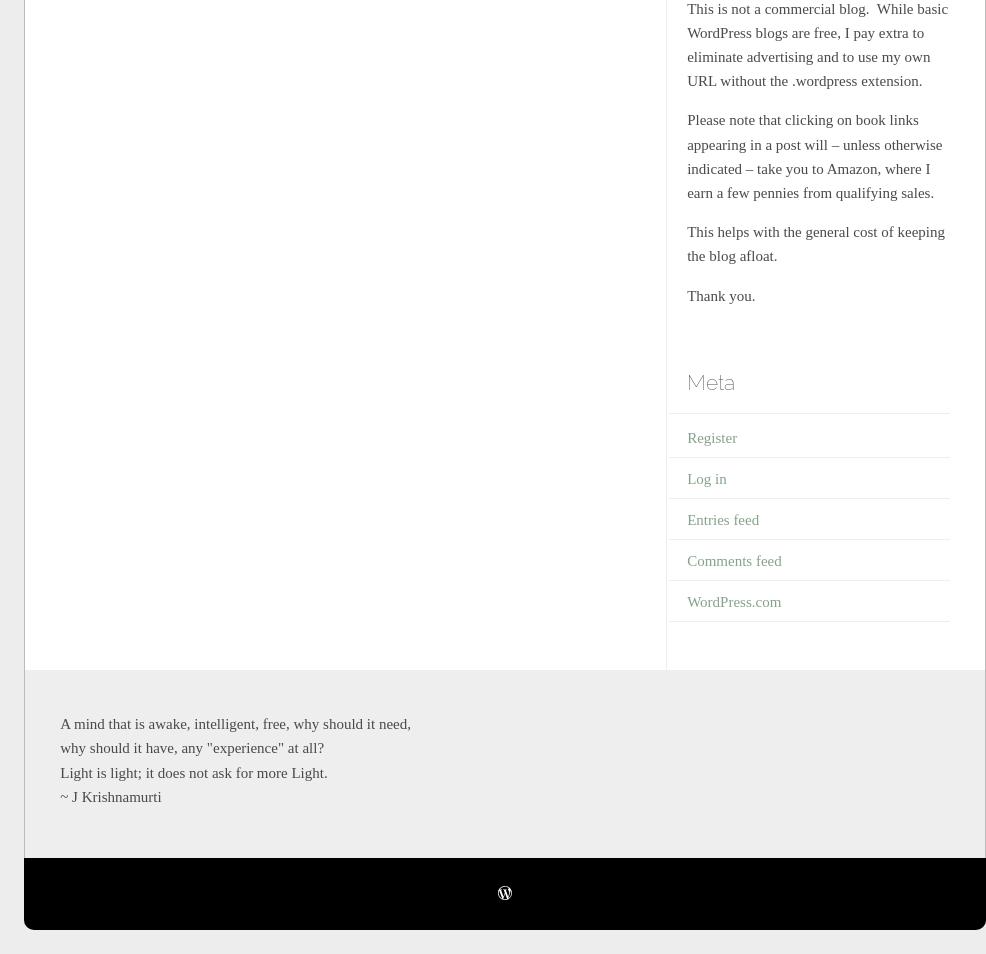 The width and height of the screenshot is (986, 954). I want to click on 'A mind that is awake, intelligent, free, why should it need,', so click(233, 723).